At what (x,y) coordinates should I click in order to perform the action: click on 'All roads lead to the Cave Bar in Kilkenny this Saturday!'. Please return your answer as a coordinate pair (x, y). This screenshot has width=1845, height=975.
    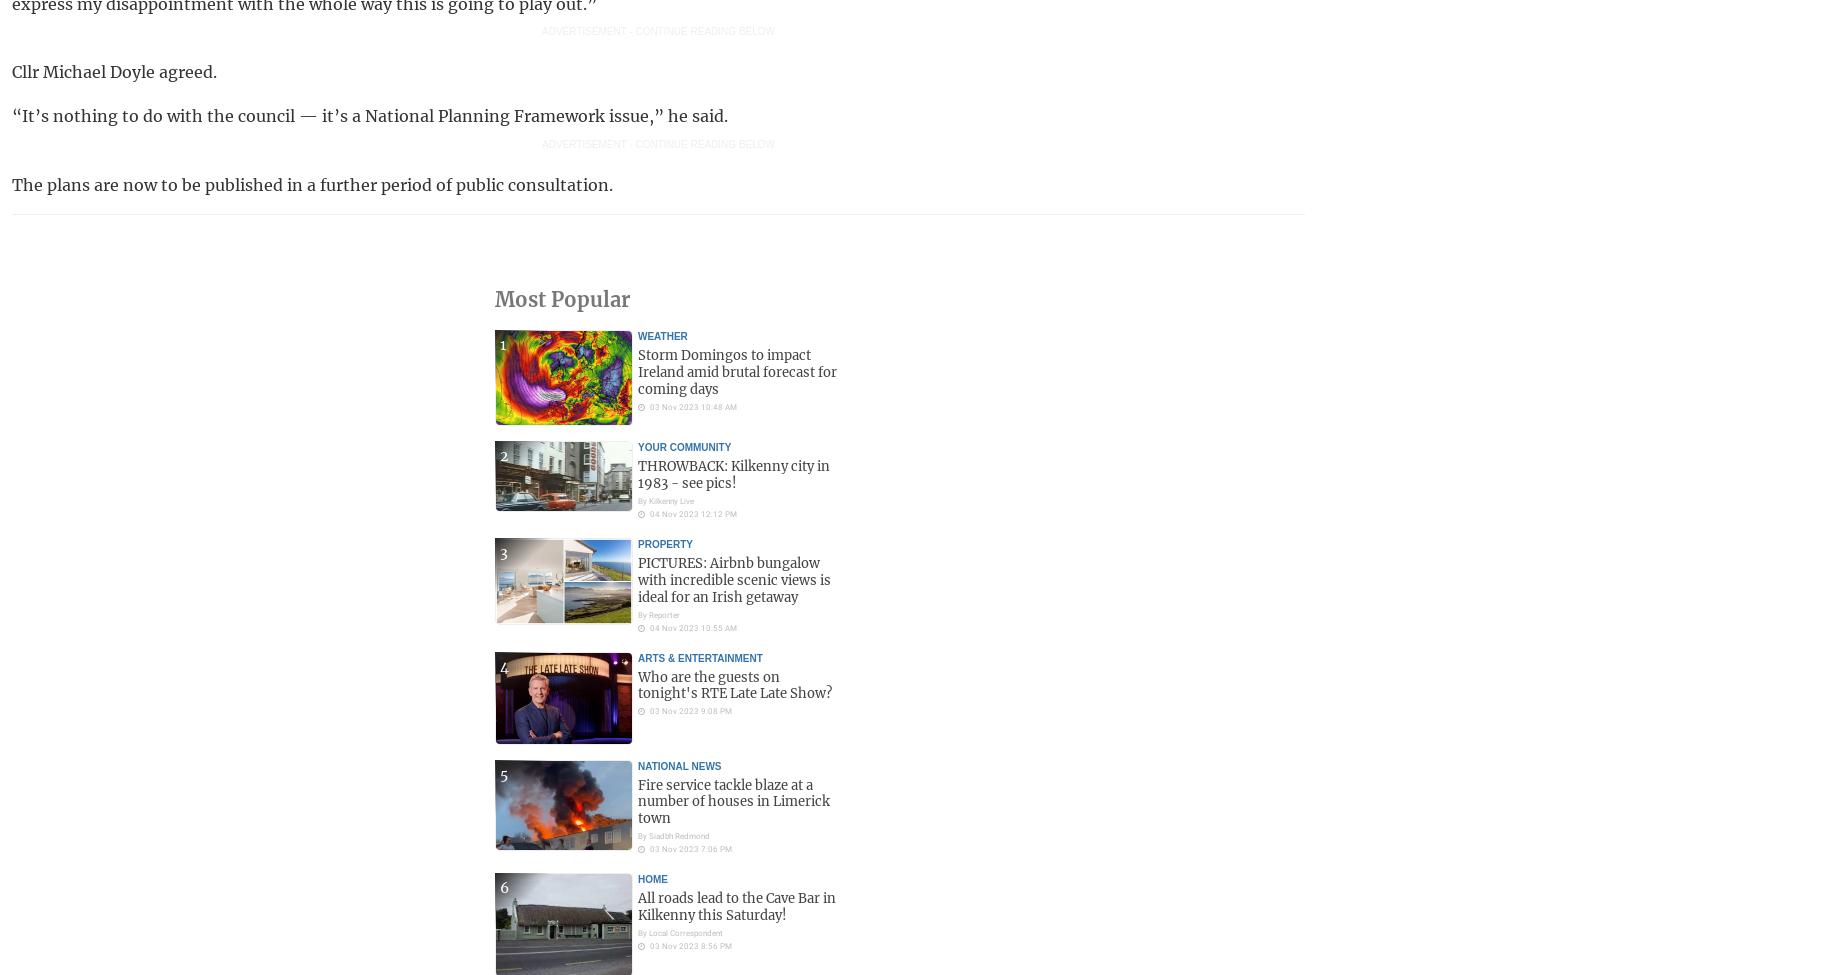
    Looking at the image, I should click on (638, 906).